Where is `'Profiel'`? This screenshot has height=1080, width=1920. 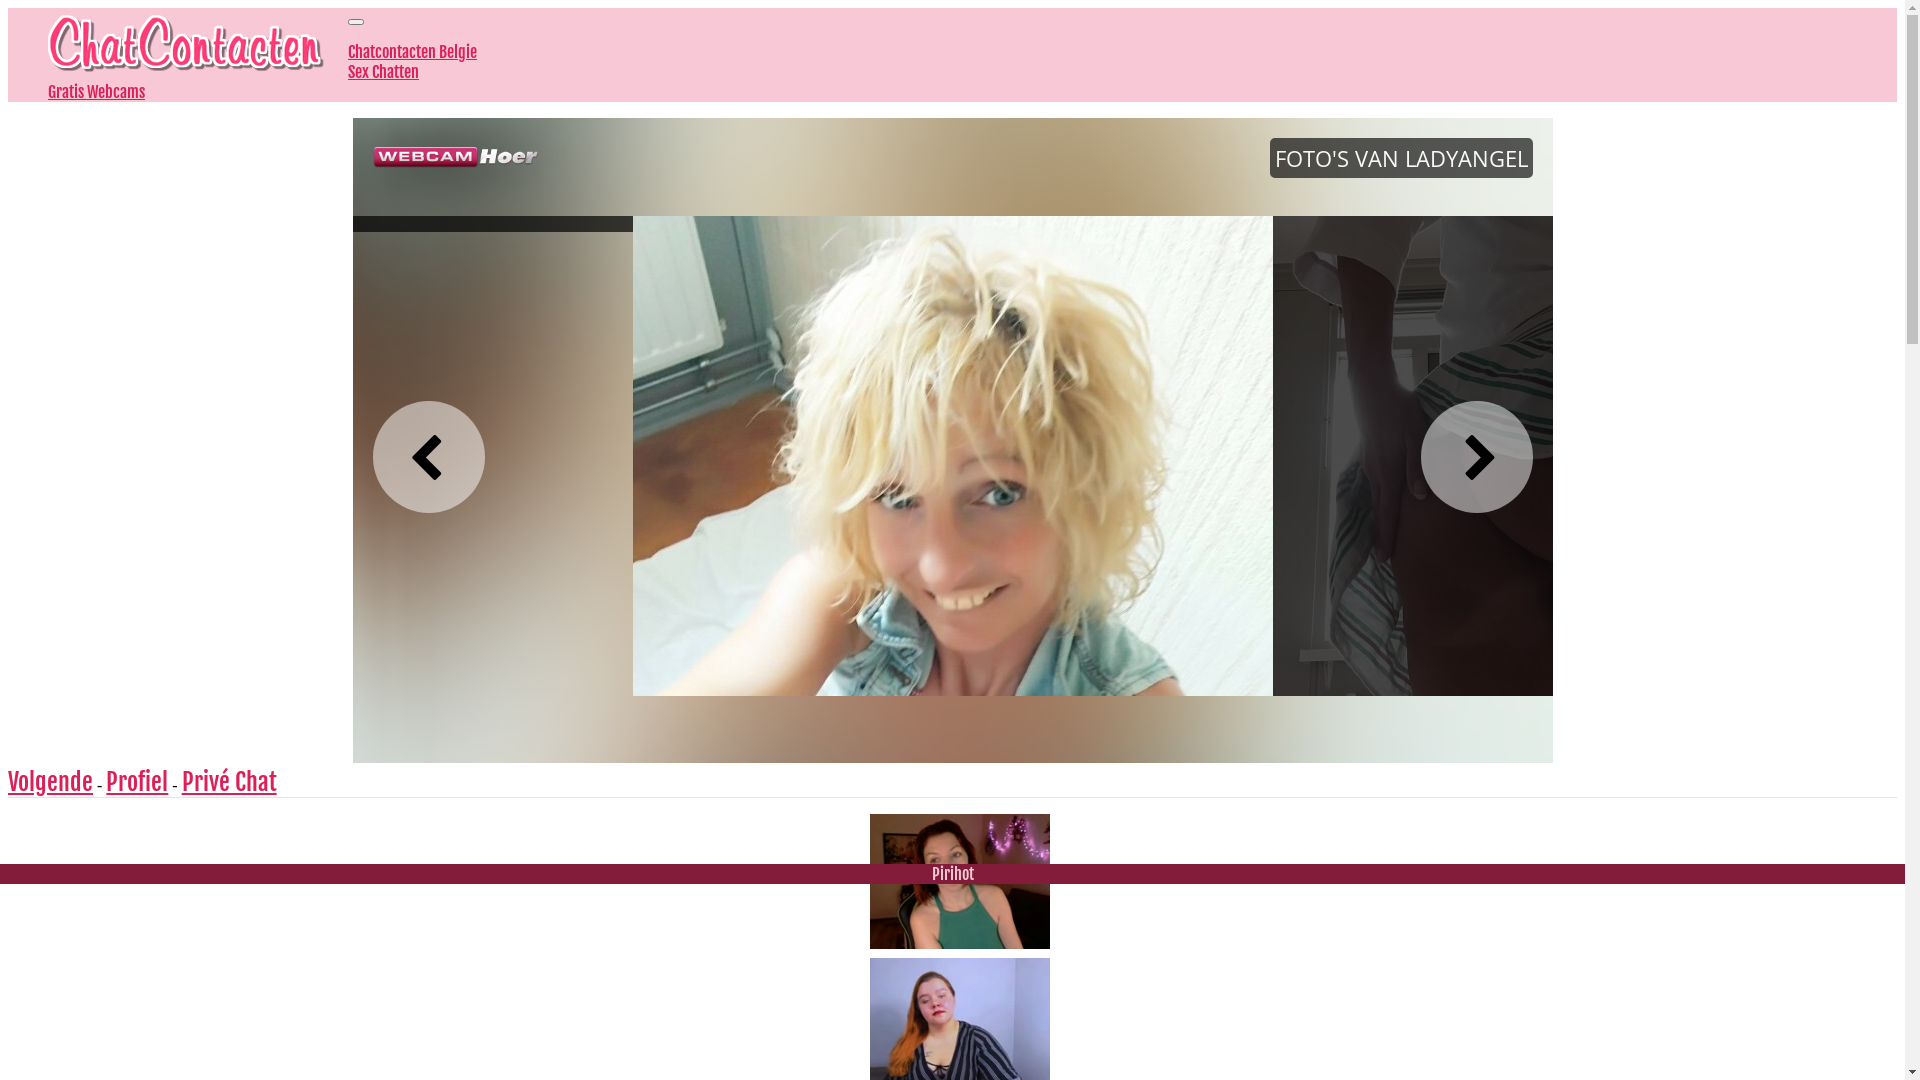
'Profiel' is located at coordinates (104, 781).